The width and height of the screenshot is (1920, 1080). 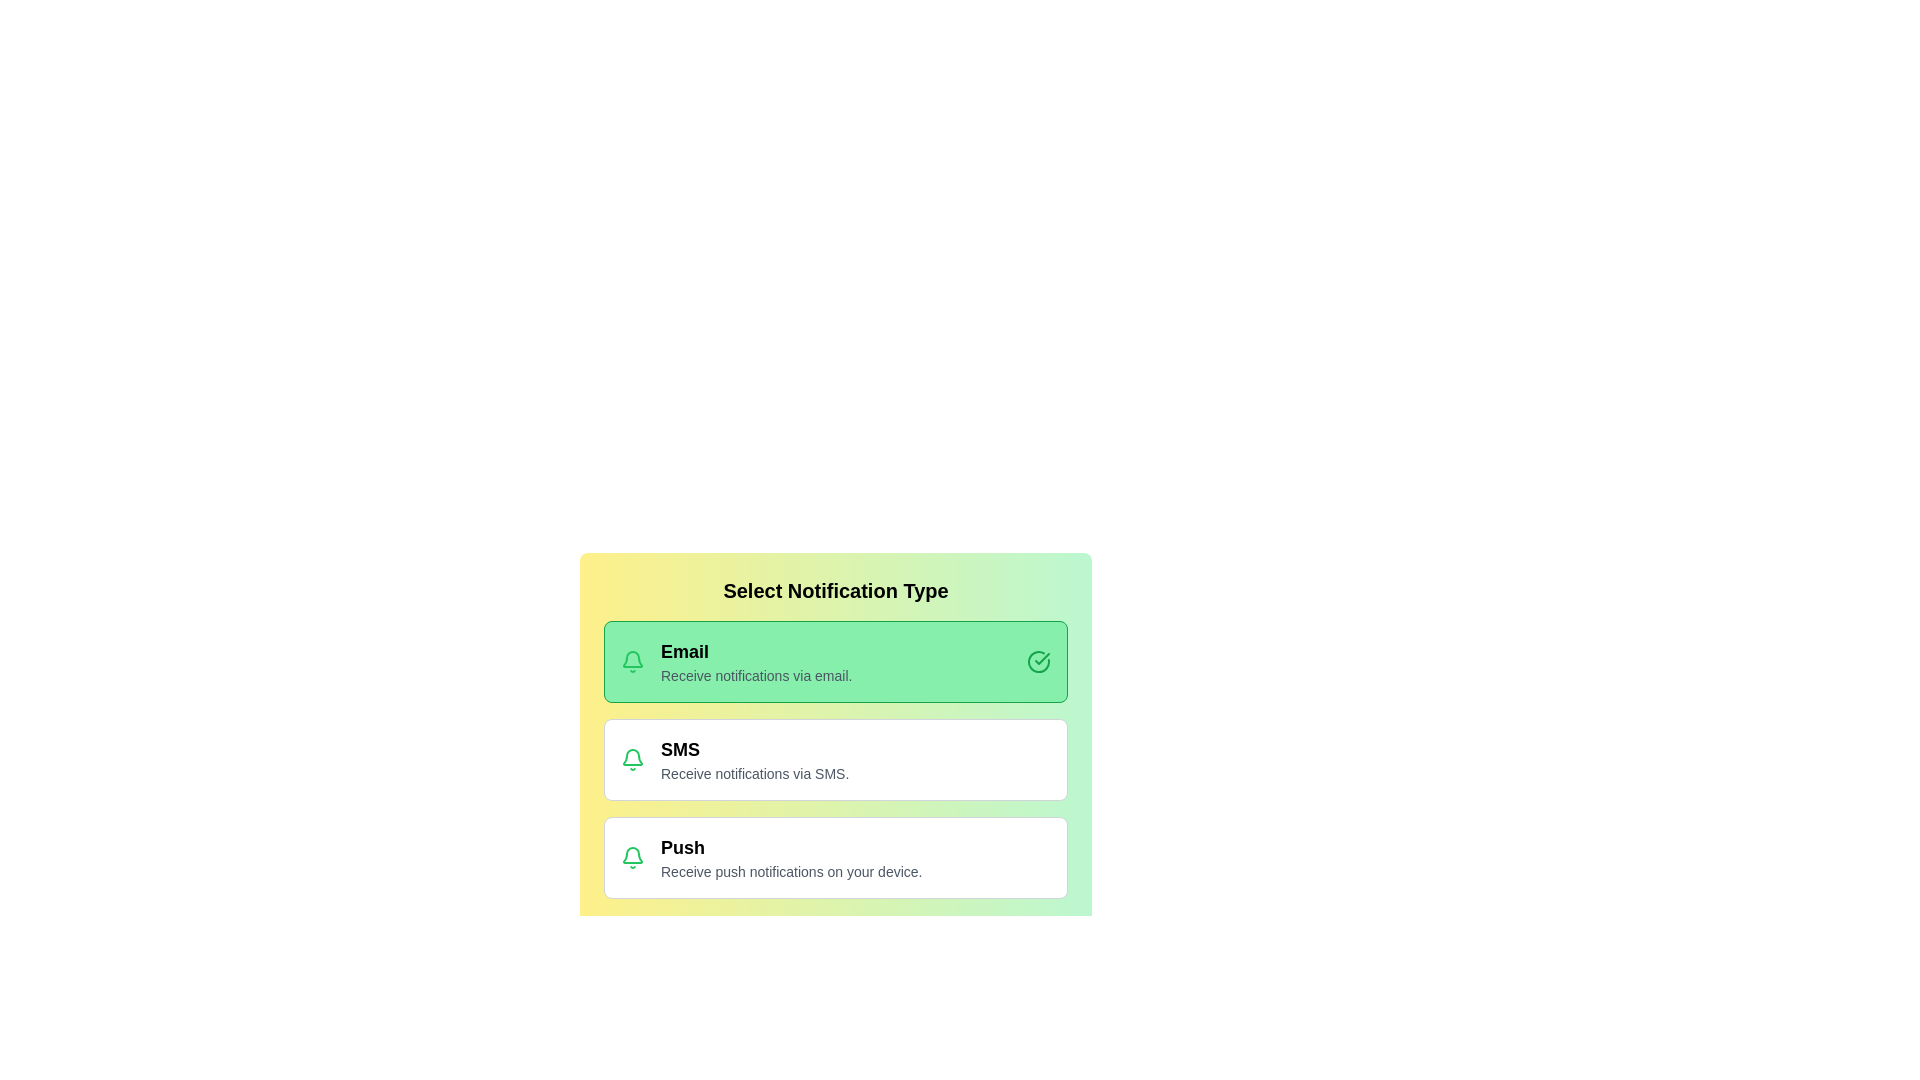 I want to click on the notification option labeled 'SMS' using keyboard navigation, so click(x=835, y=759).